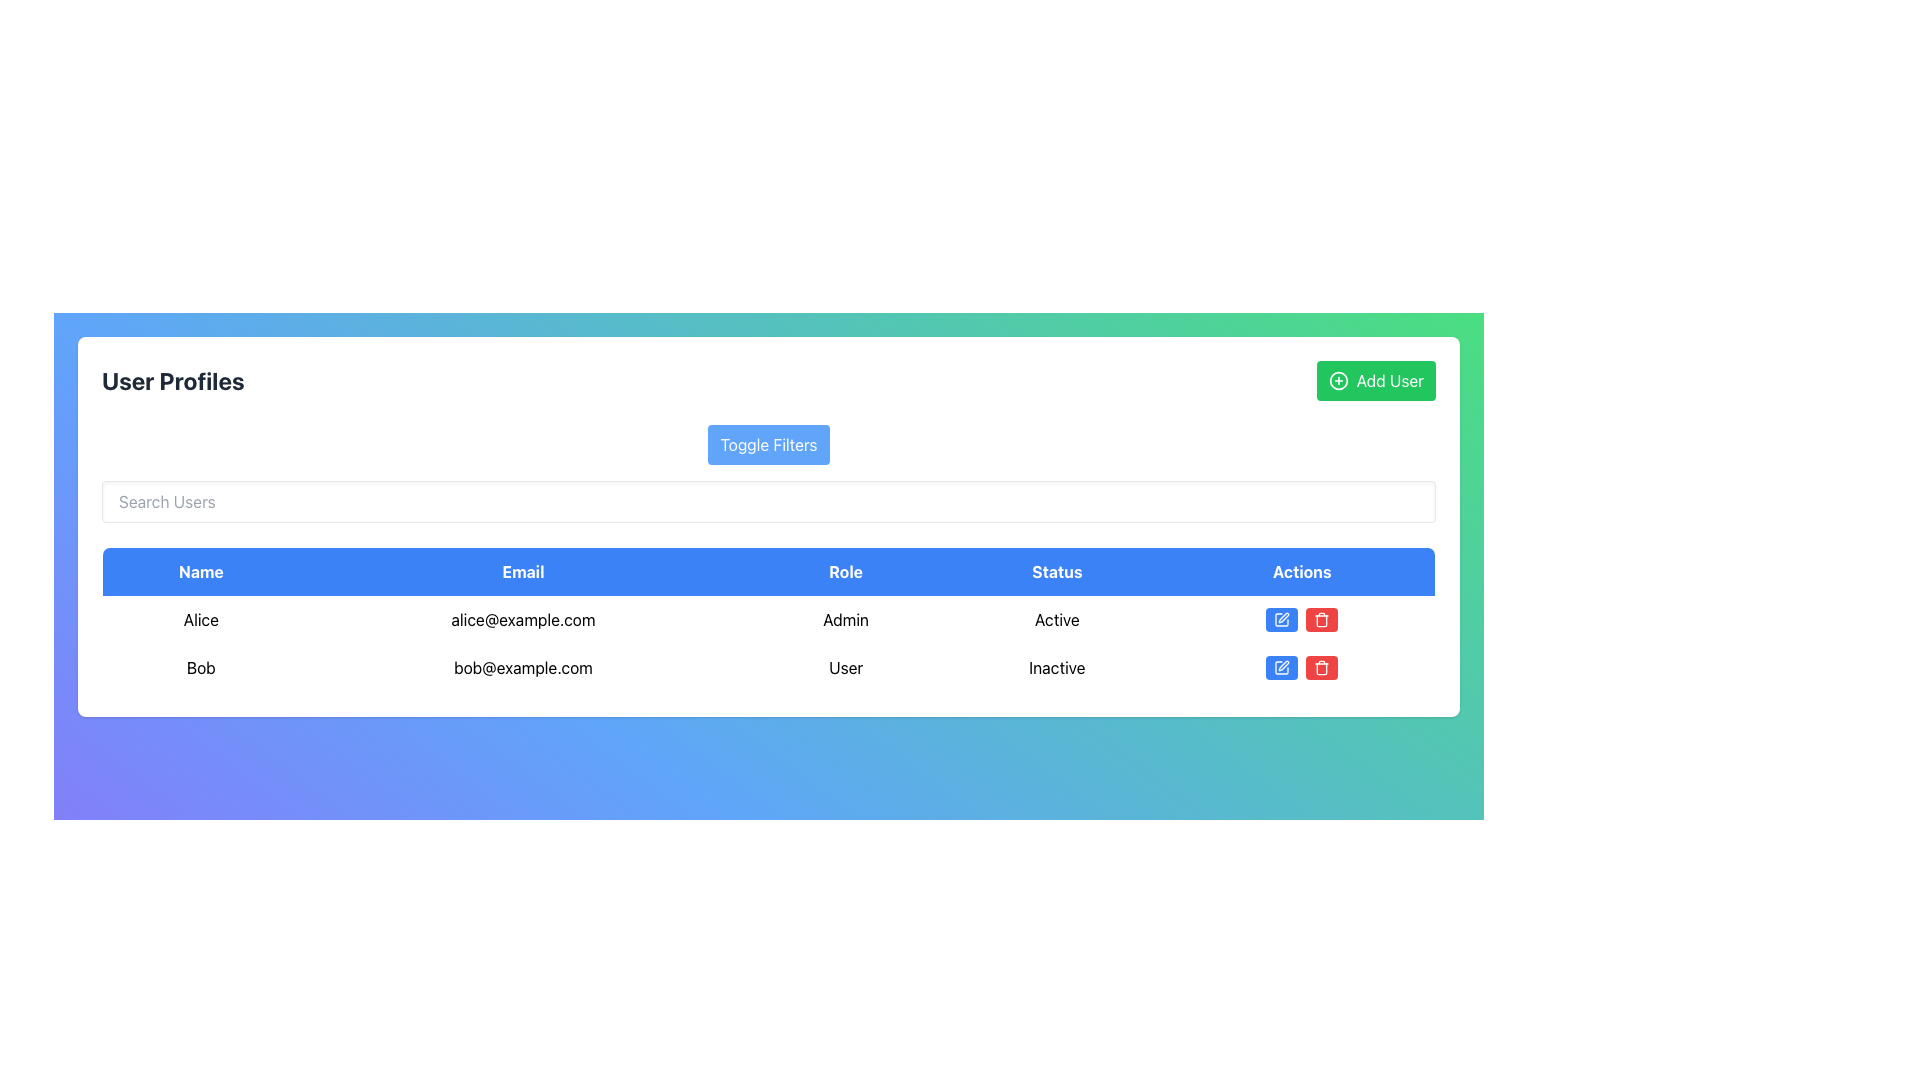 Image resolution: width=1920 pixels, height=1080 pixels. Describe the element at coordinates (1282, 619) in the screenshot. I see `the edit icon located inside the blue button at the rightmost position of the 'Actions' column for the user 'Bob', which is positioned before the red trashcan icon, to potentially see a tooltip` at that location.